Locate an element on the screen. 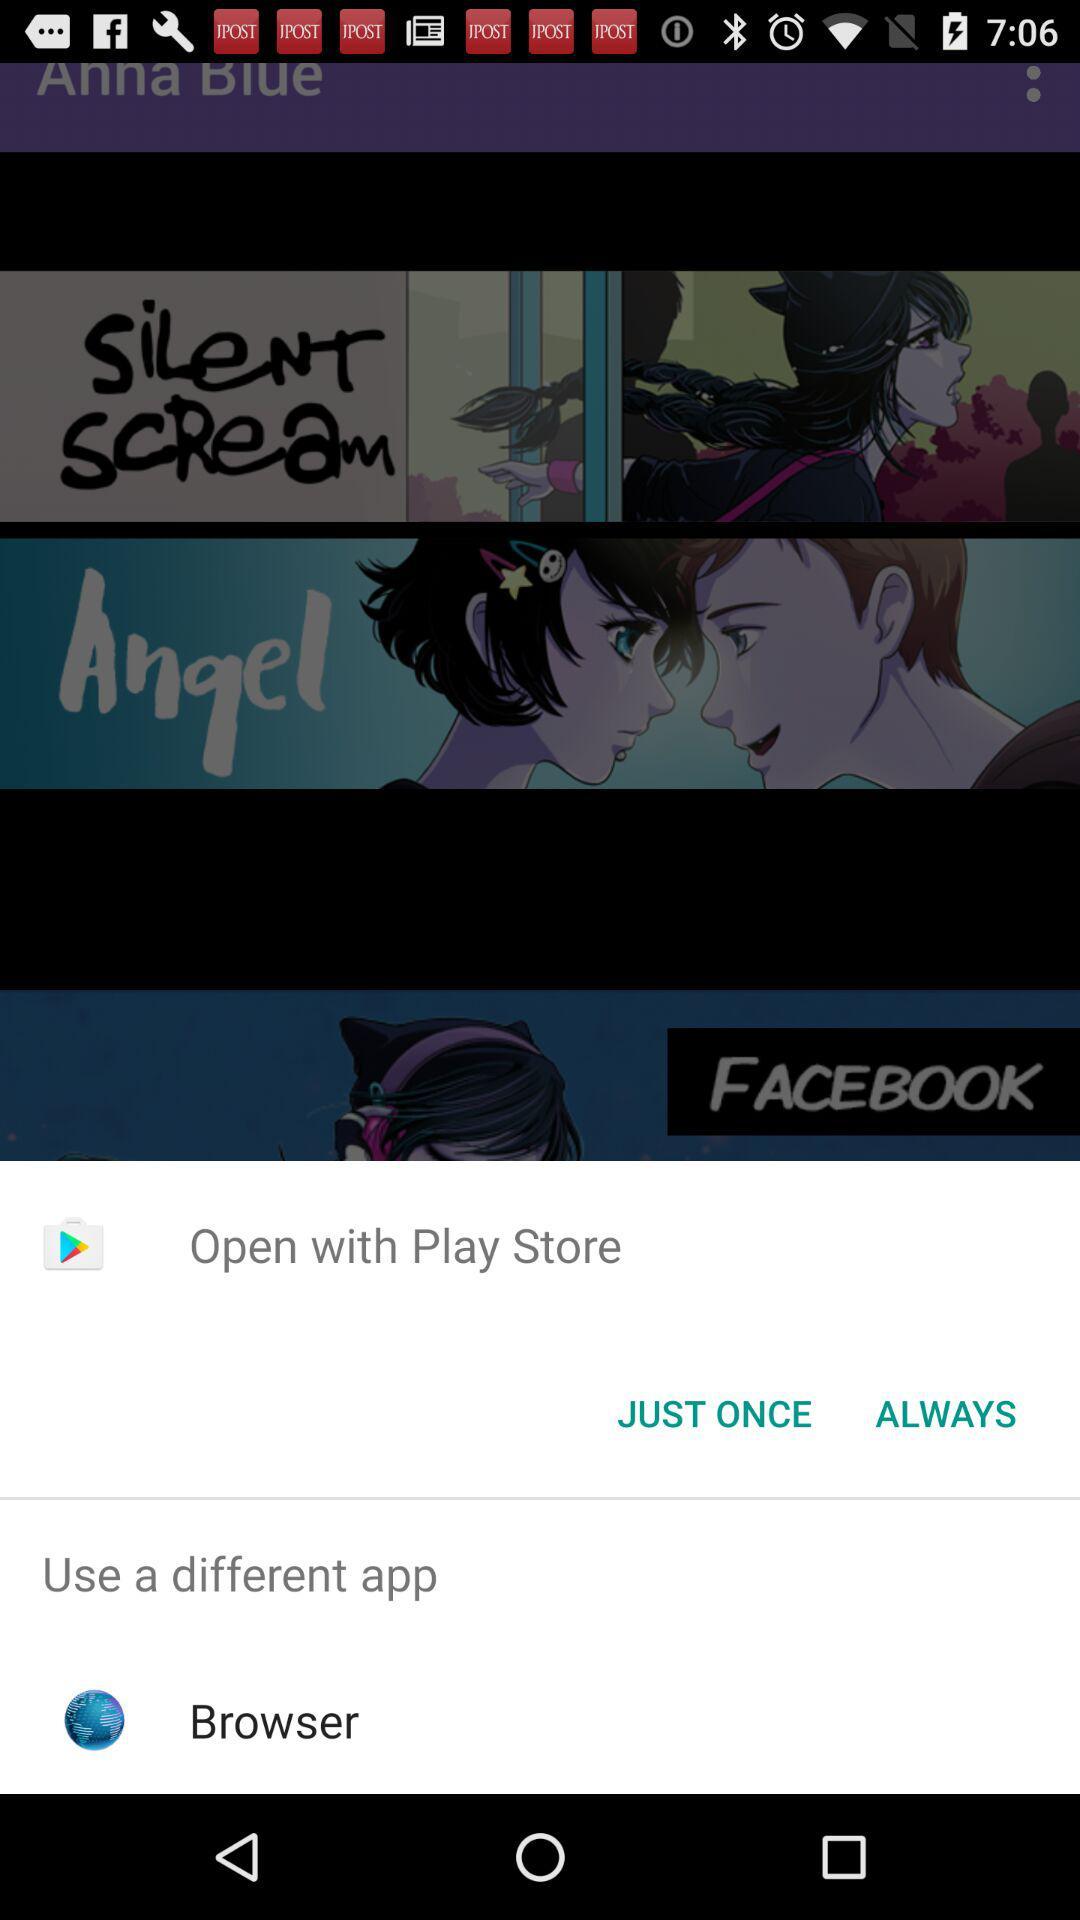 The image size is (1080, 1920). always icon is located at coordinates (945, 1411).